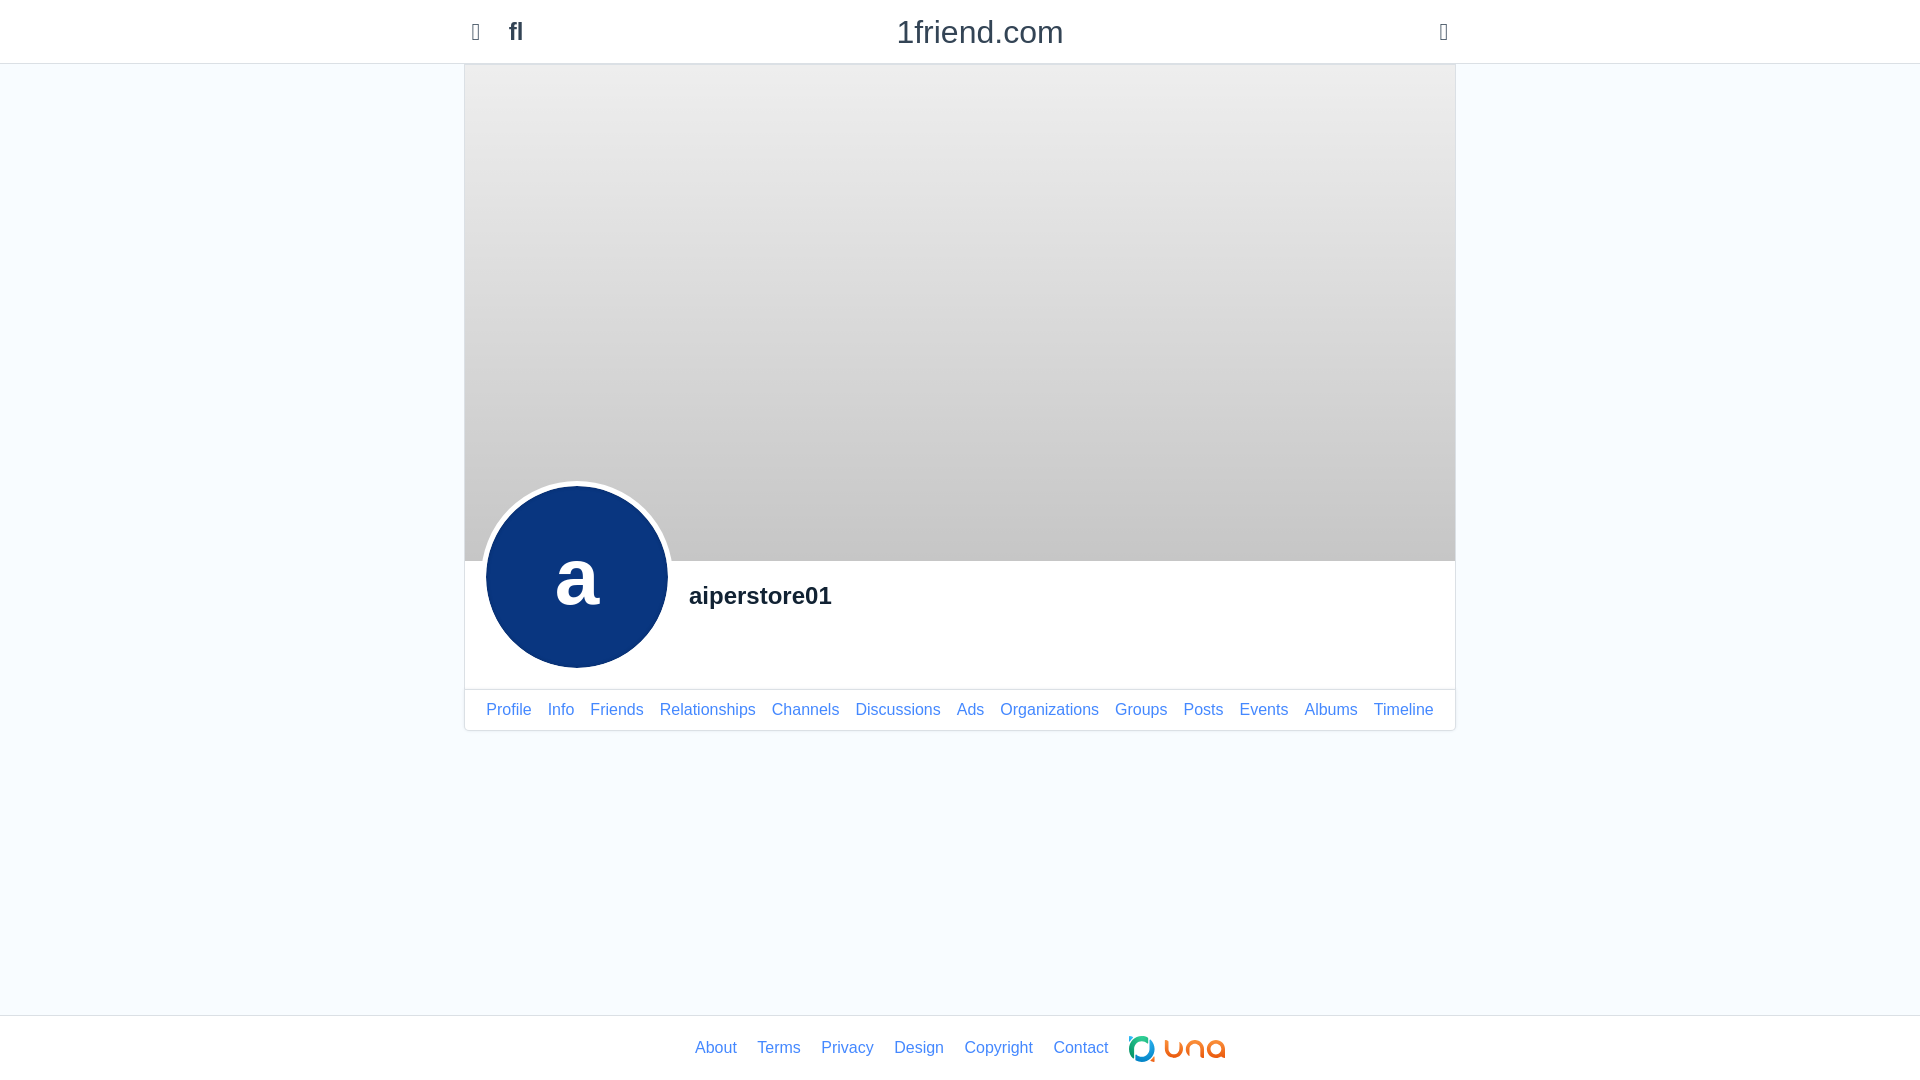 The height and width of the screenshot is (1080, 1920). What do you see at coordinates (979, 31) in the screenshot?
I see `'1friend.com'` at bounding box center [979, 31].